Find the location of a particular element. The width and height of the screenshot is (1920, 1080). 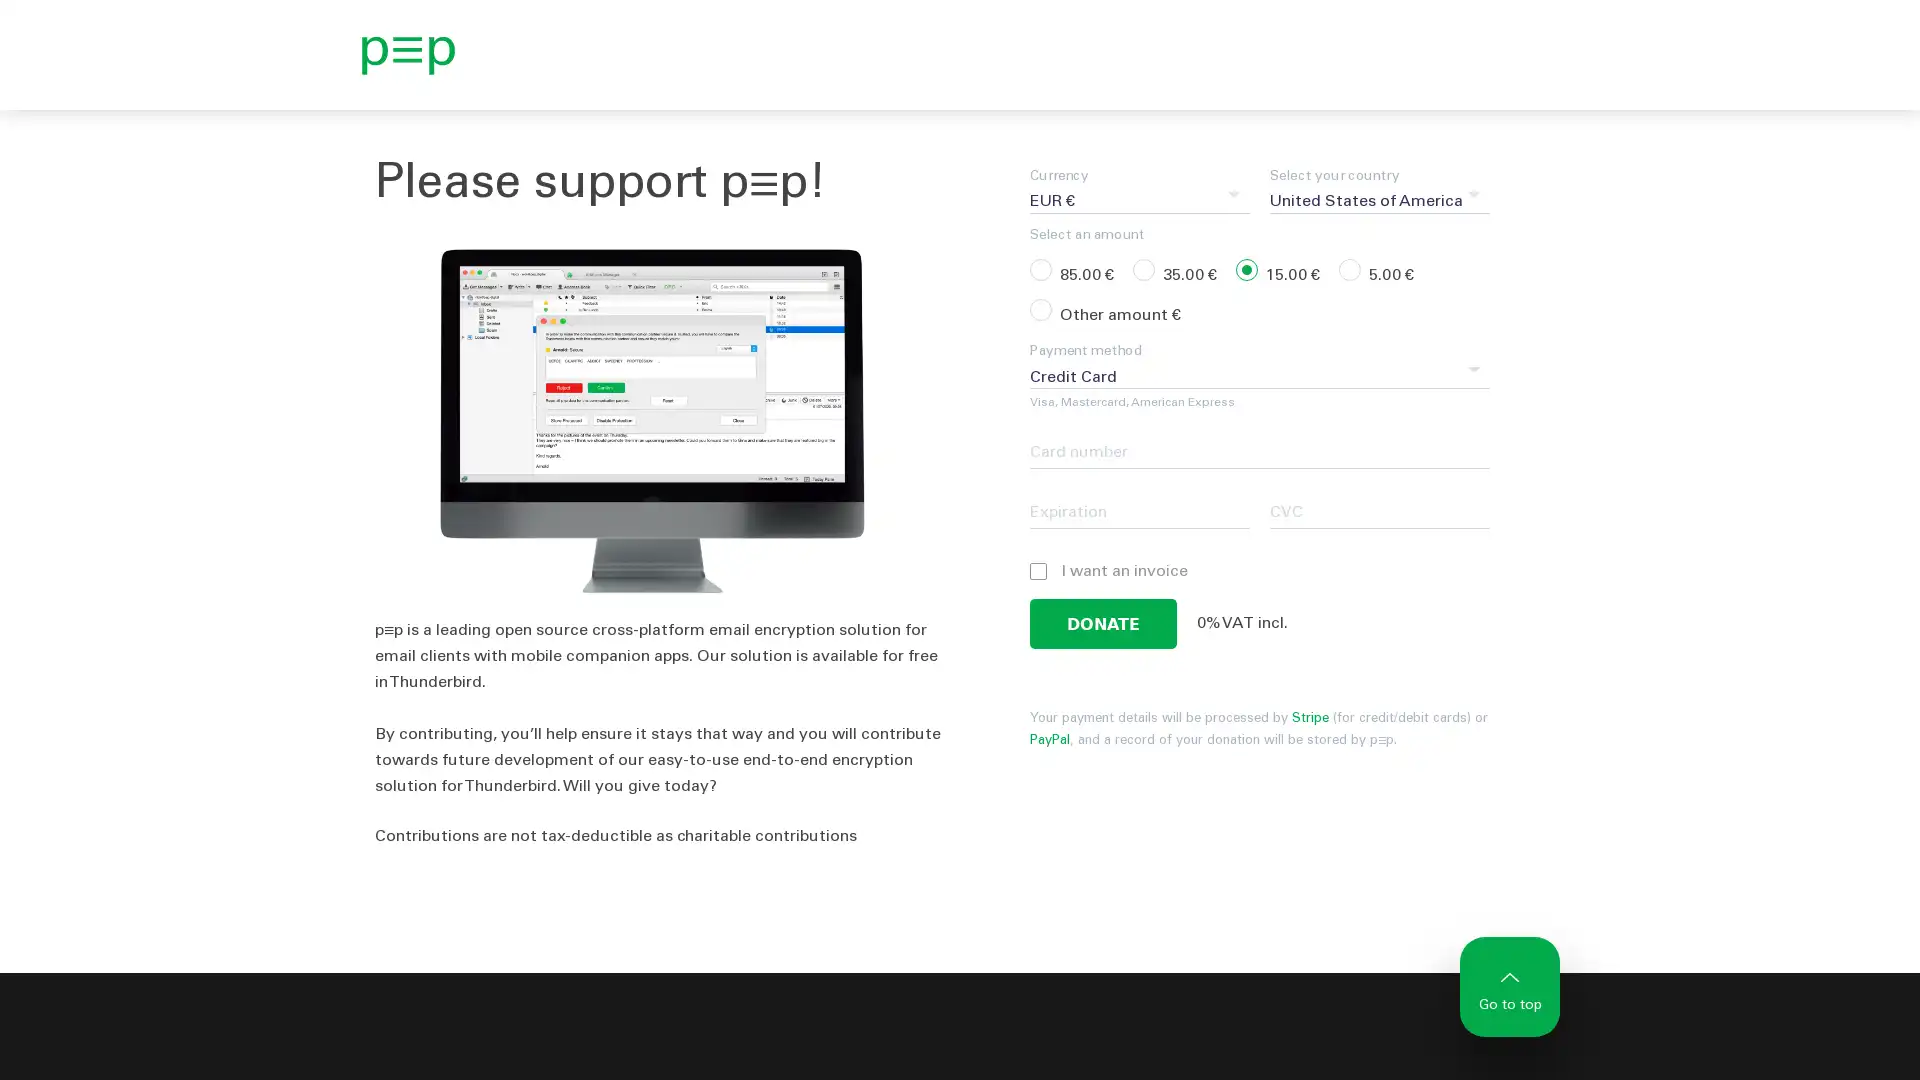

DONATE is located at coordinates (1102, 623).